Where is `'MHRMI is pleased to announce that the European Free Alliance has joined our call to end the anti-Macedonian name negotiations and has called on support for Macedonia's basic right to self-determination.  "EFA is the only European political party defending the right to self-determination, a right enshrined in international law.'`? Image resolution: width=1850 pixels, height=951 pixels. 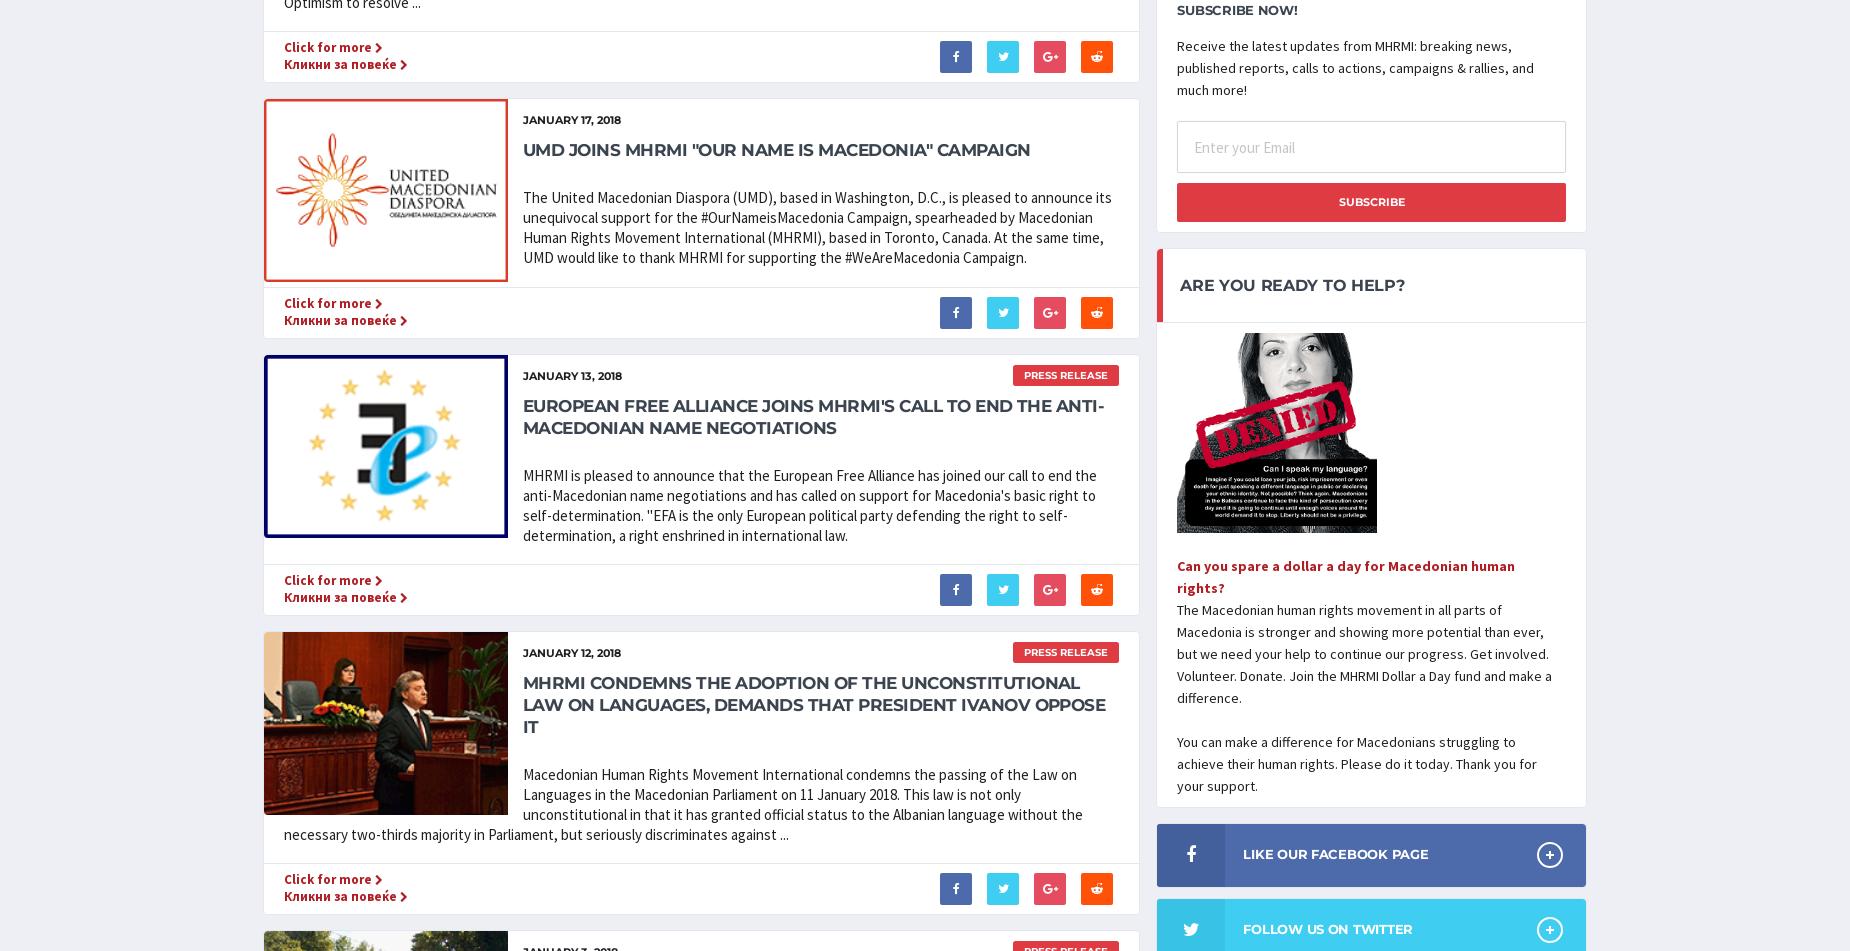
'MHRMI is pleased to announce that the European Free Alliance has joined our call to end the anti-Macedonian name negotiations and has called on support for Macedonia's basic right to self-determination.  "EFA is the only European political party defending the right to self-determination, a right enshrined in international law.' is located at coordinates (809, 504).